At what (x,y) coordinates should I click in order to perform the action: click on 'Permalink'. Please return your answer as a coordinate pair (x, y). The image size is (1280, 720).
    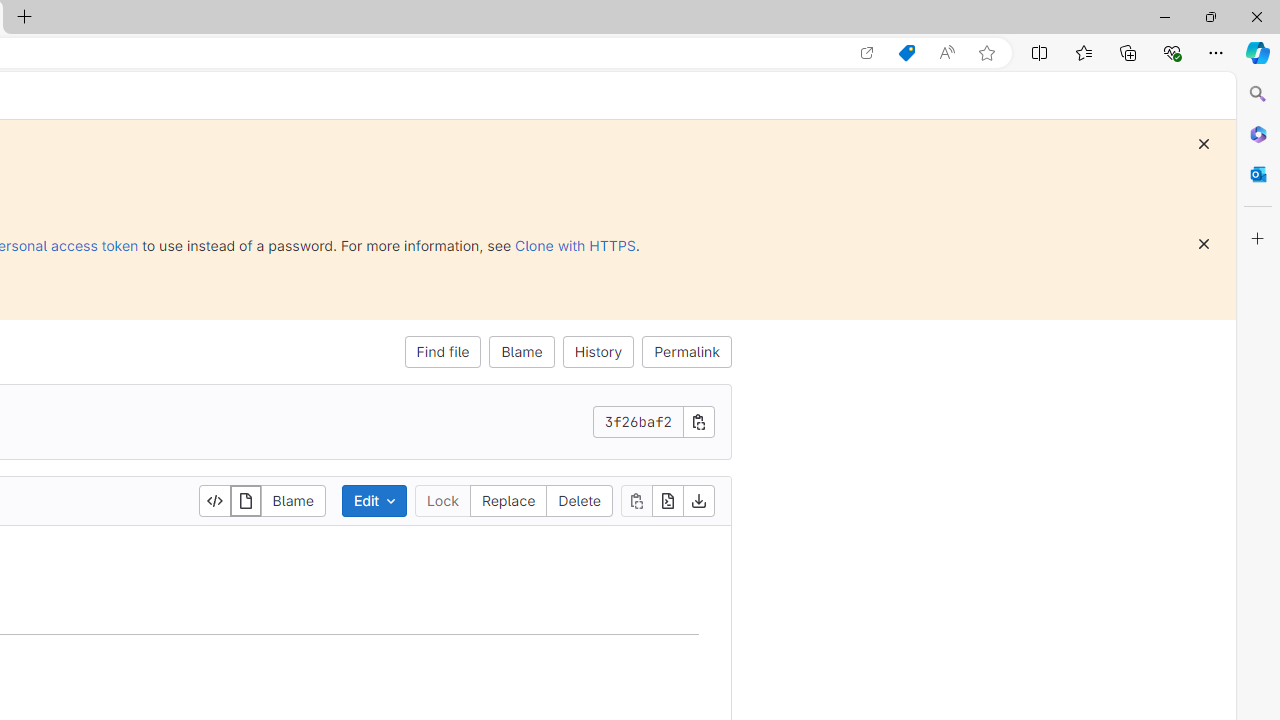
    Looking at the image, I should click on (687, 351).